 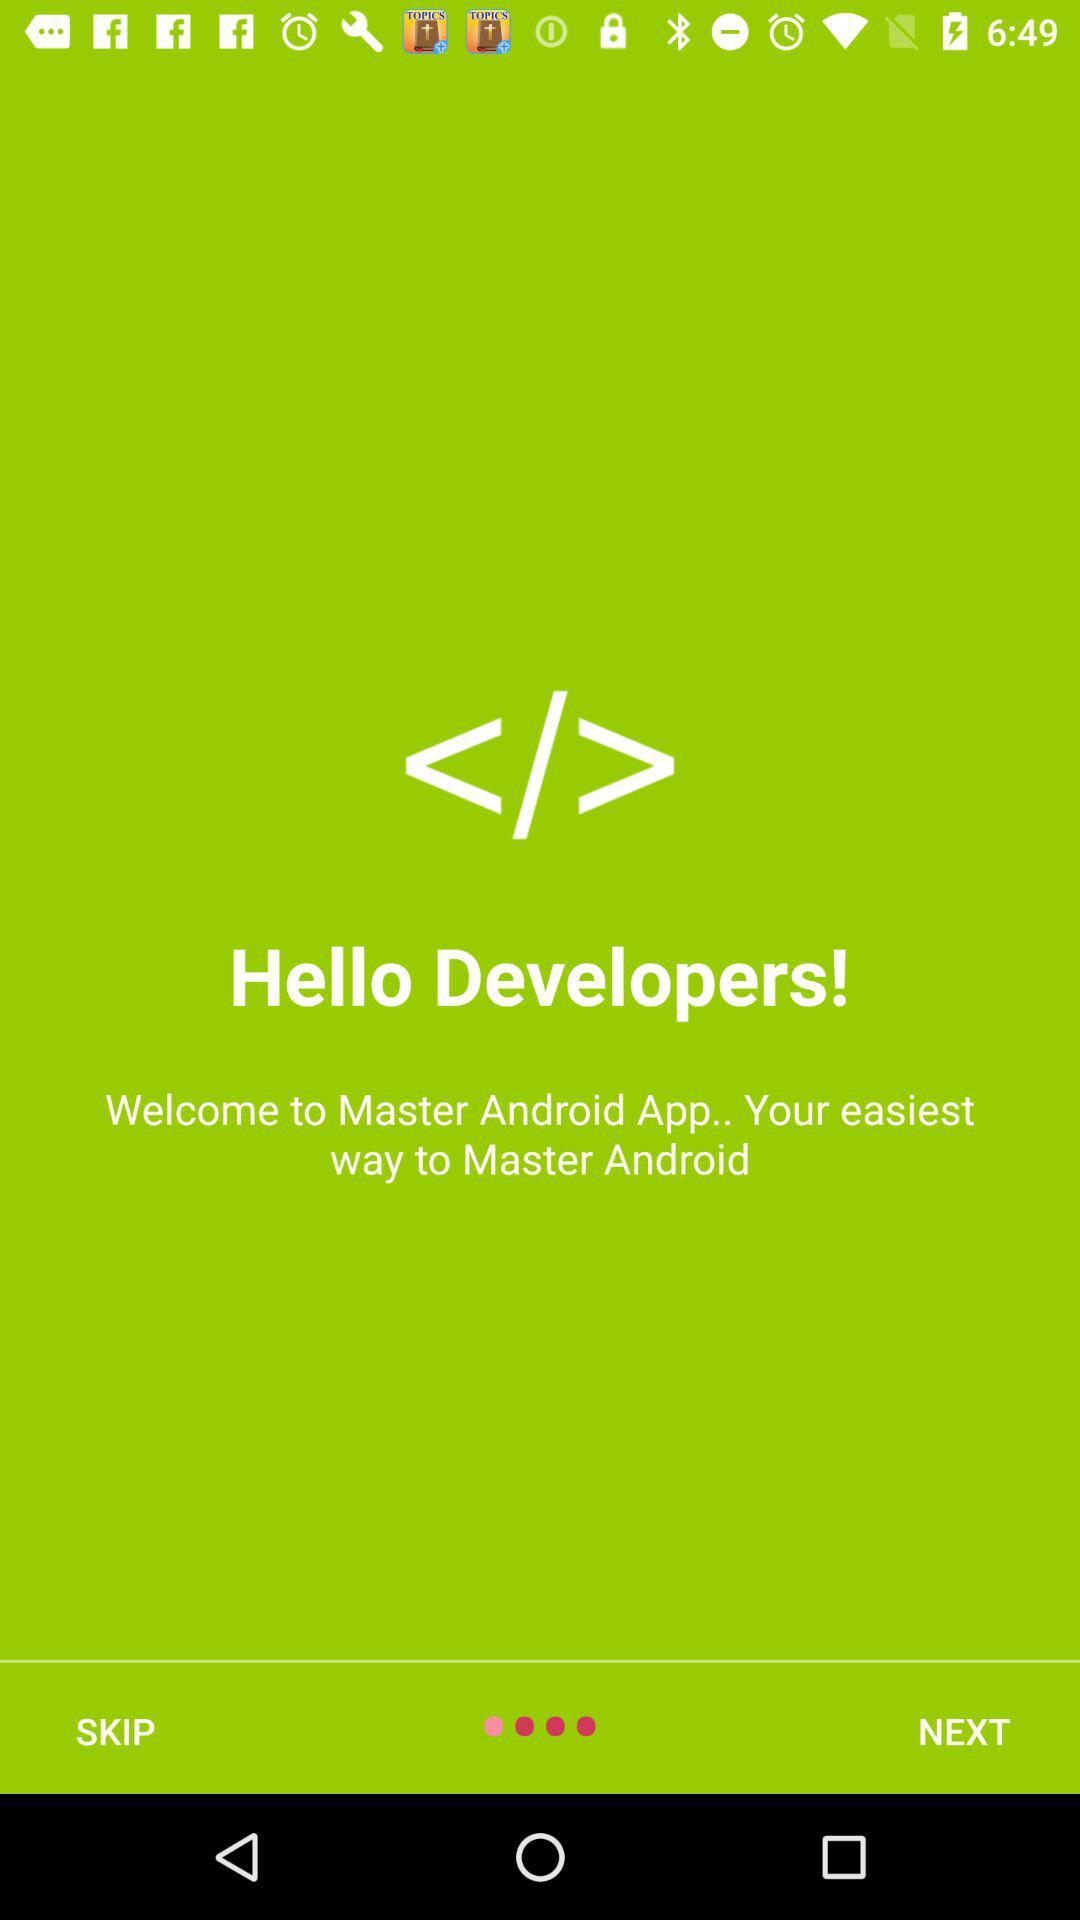 I want to click on icon at the bottom right corner, so click(x=963, y=1730).